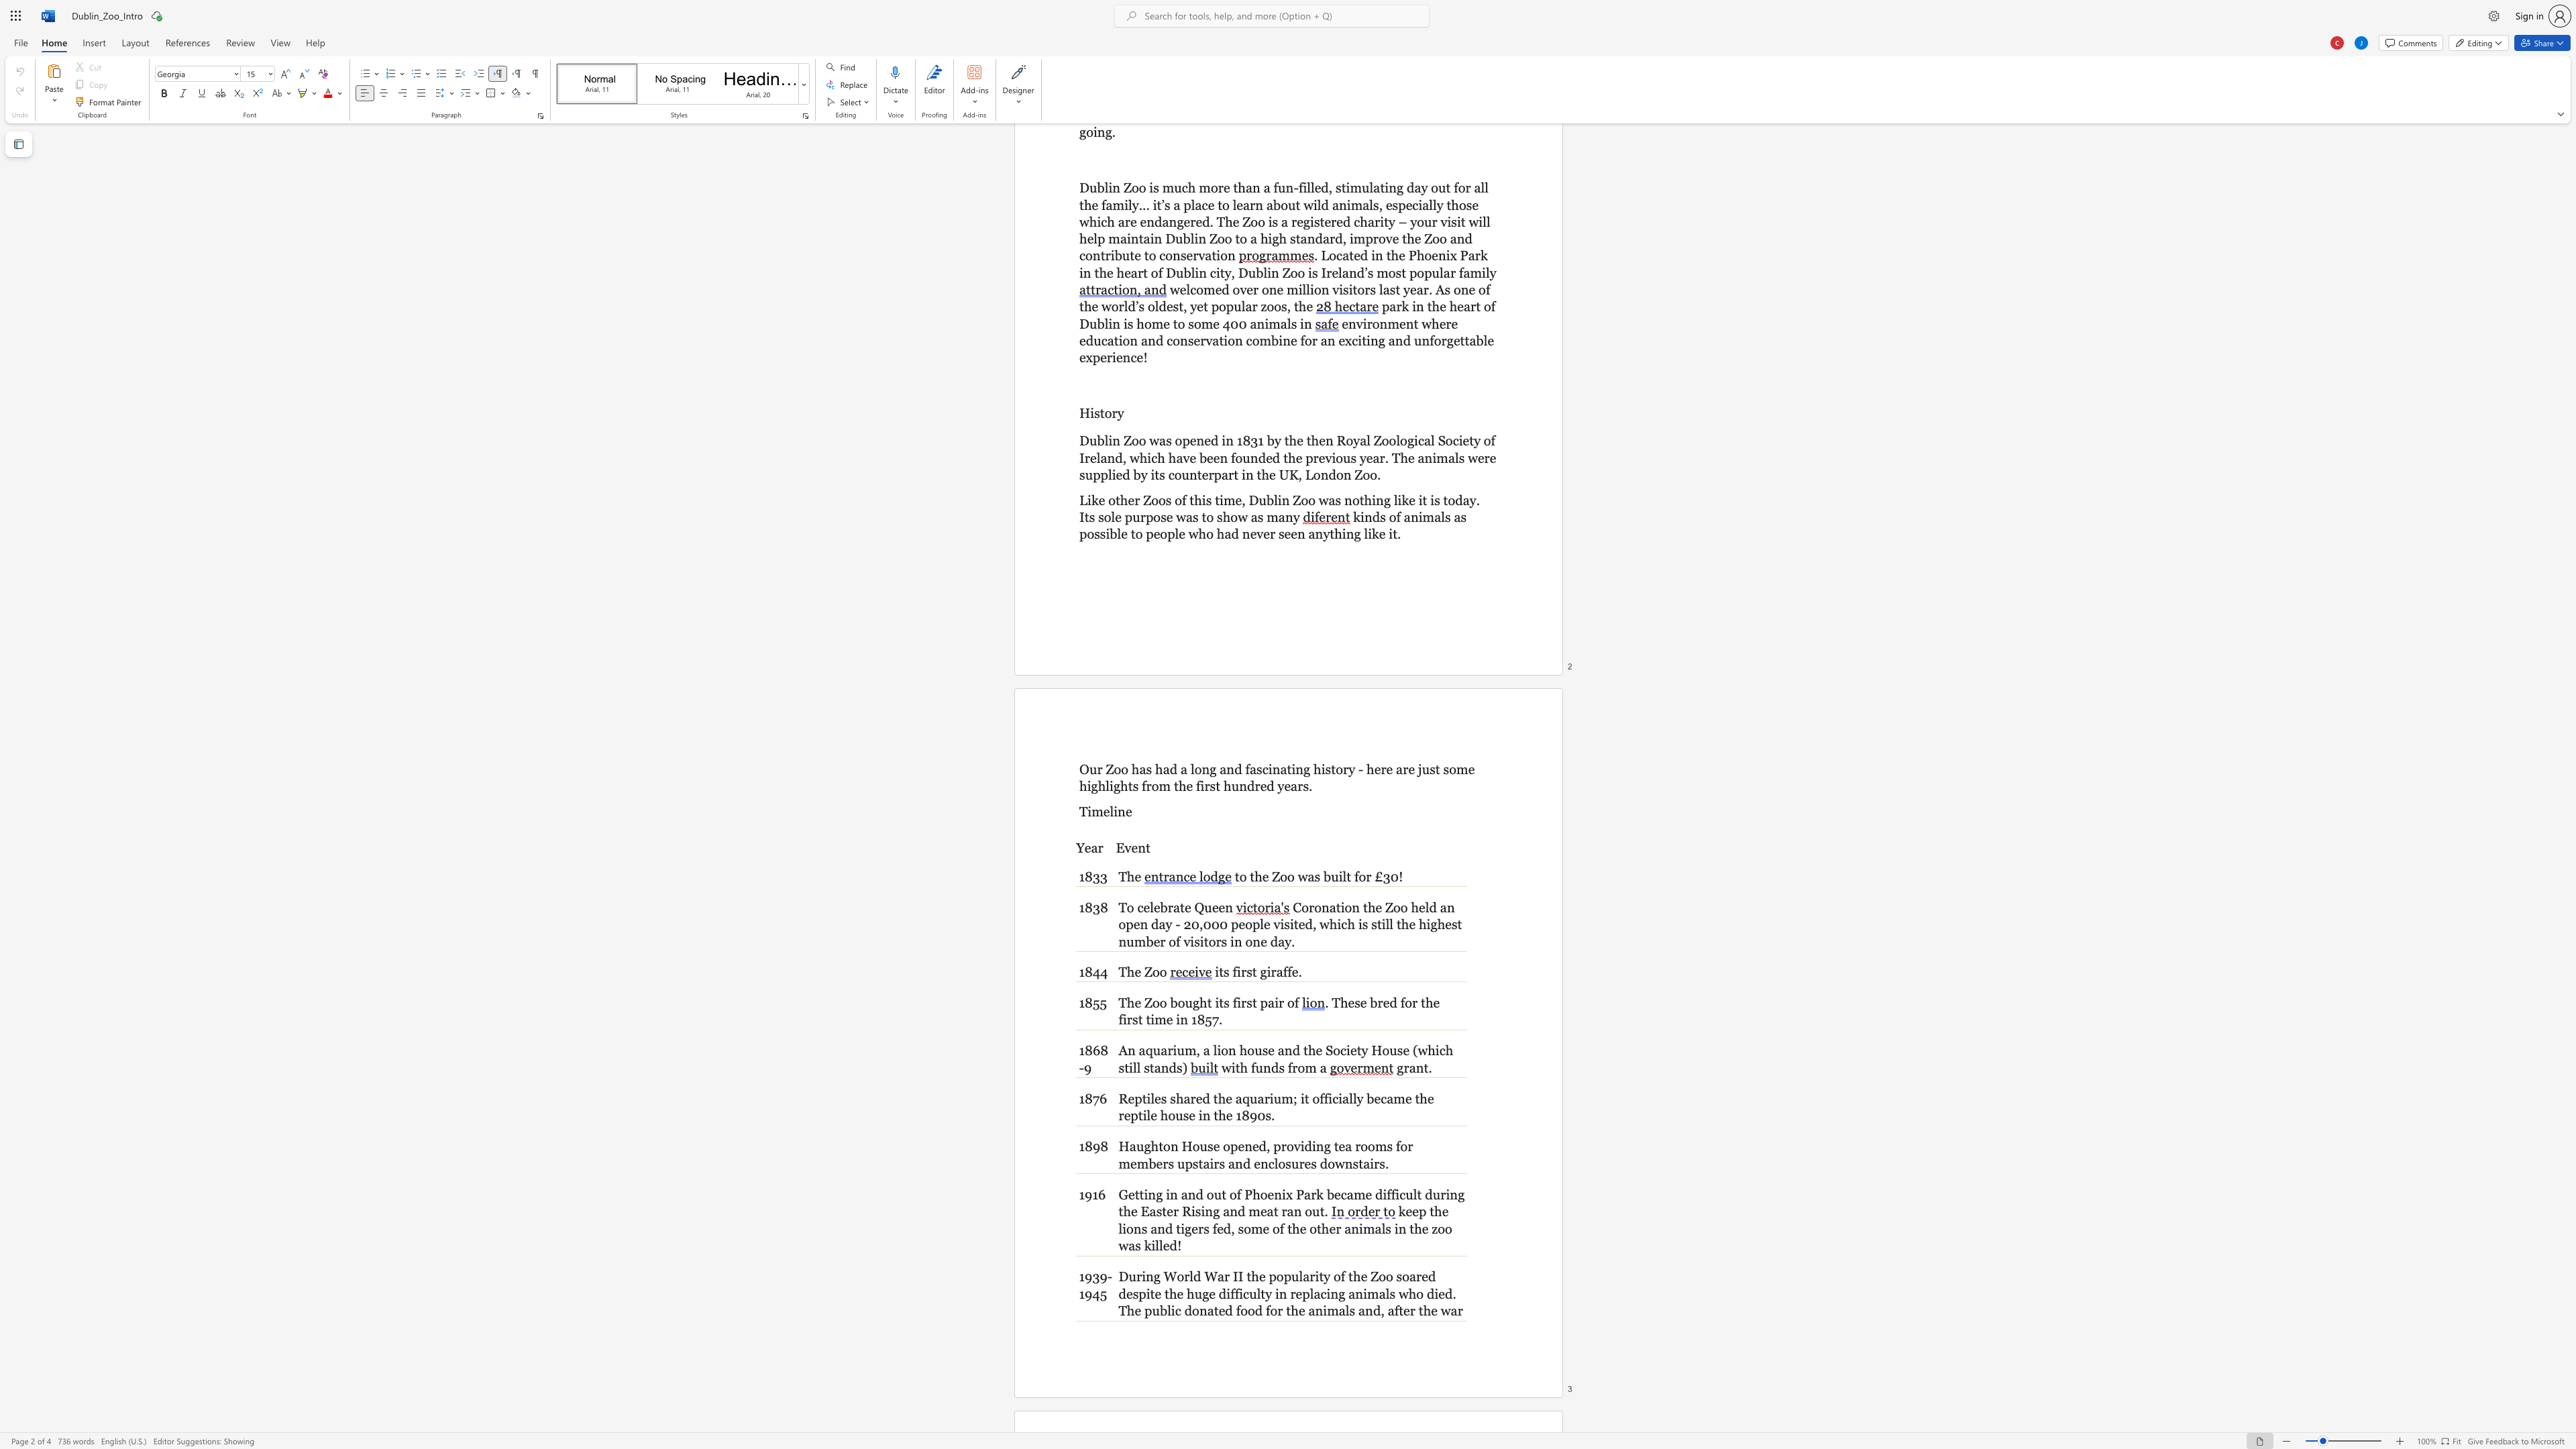 The image size is (2576, 1449). What do you see at coordinates (1424, 907) in the screenshot?
I see `the subset text "ld an open day - 20,000 people visited, which is still the highest number o" within the text "Coronation the Zoo held an open day - 20,000 people visited, which is still the highest number of visitors in one day."` at bounding box center [1424, 907].